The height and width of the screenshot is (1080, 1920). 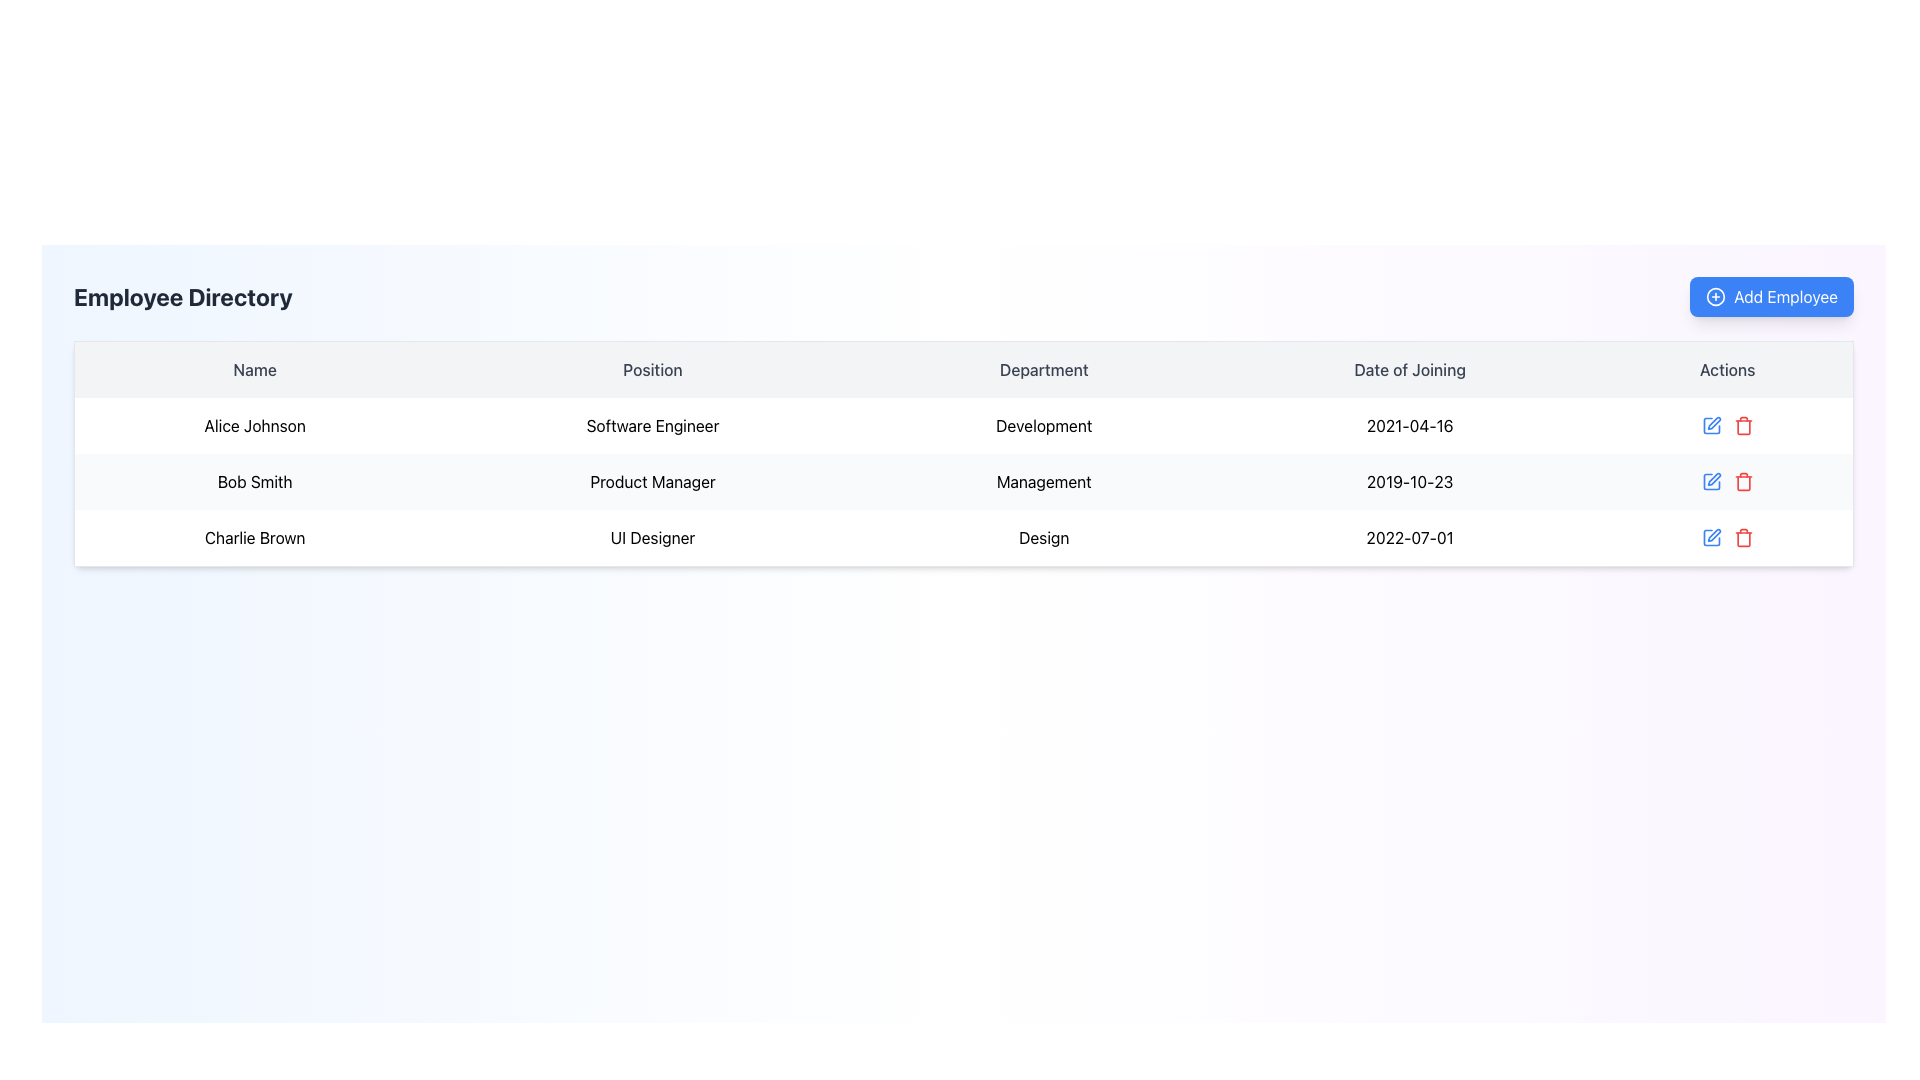 I want to click on the third row in the Employee Directory table that contains the name 'Charlie Brown', position 'UI Designer', department 'Design', and joining date '2022-07-01', so click(x=964, y=536).